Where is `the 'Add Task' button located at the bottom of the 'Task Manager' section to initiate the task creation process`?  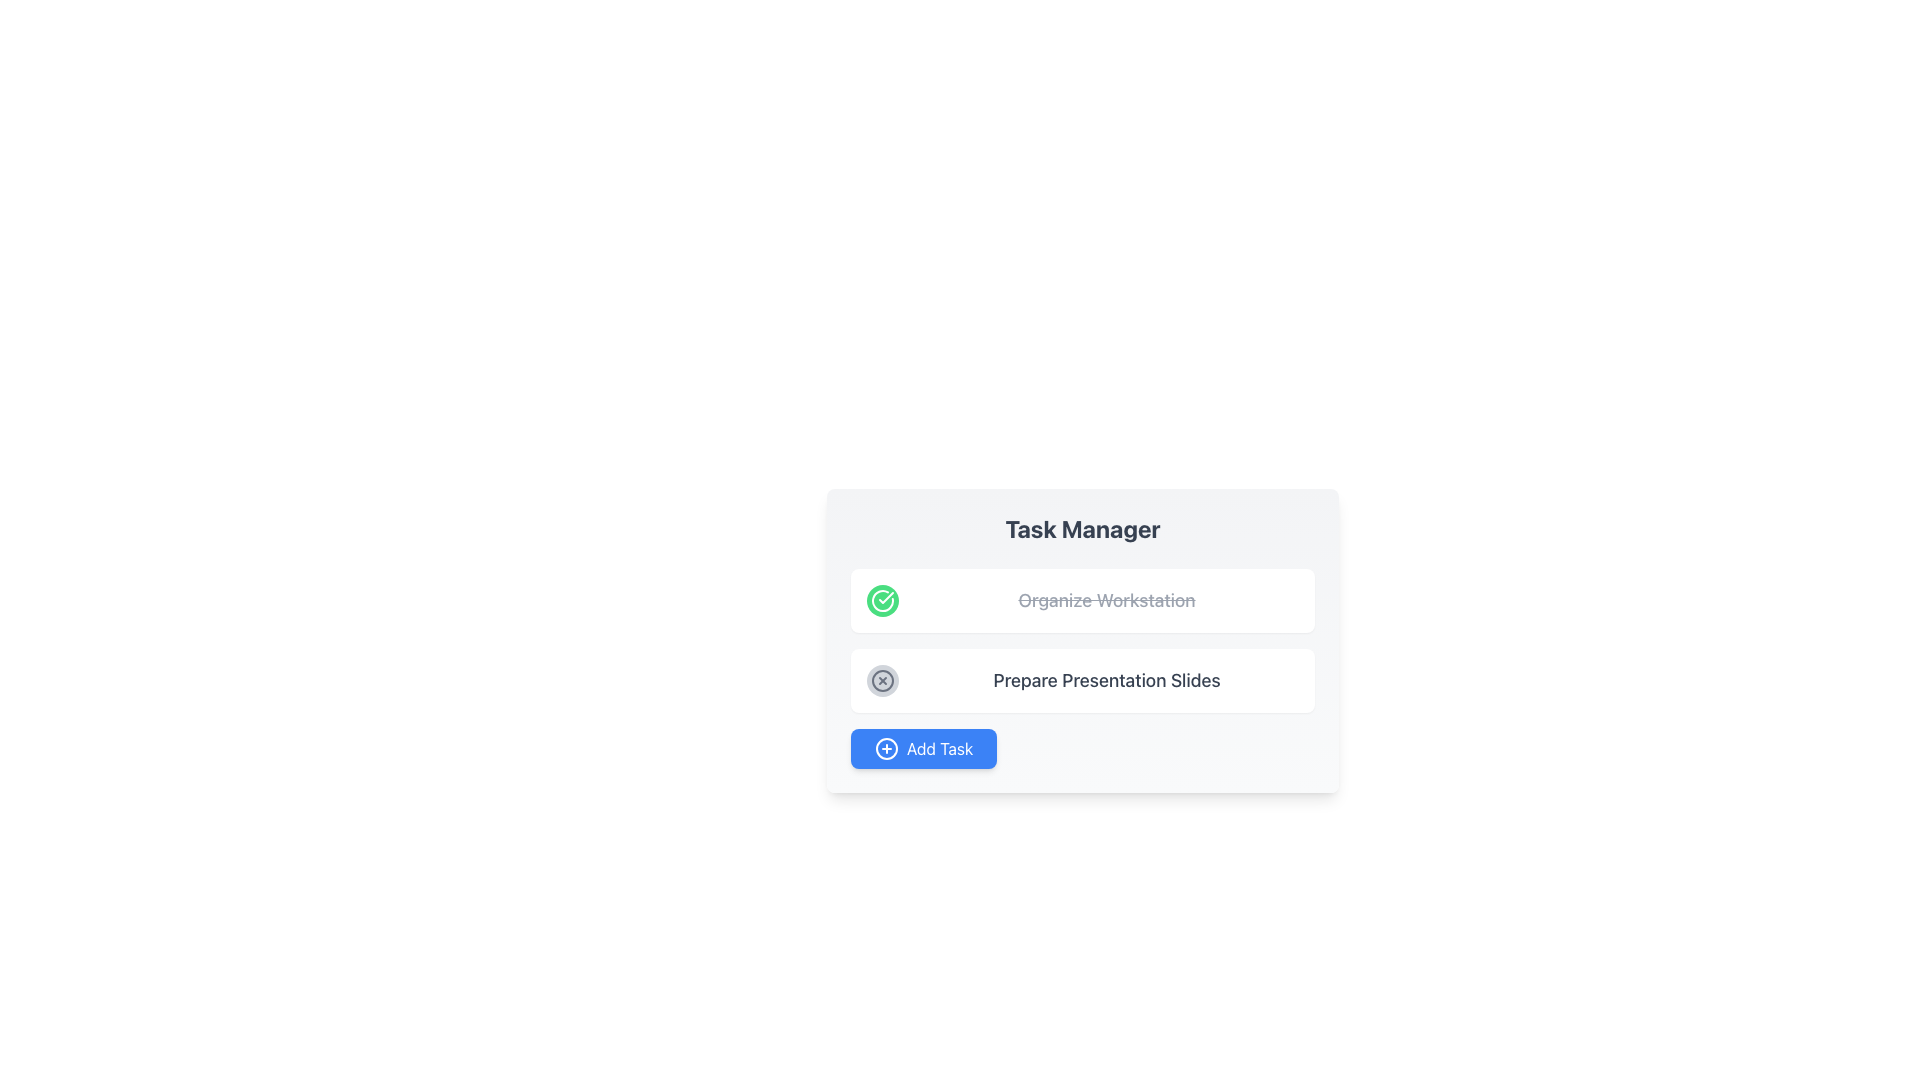
the 'Add Task' button located at the bottom of the 'Task Manager' section to initiate the task creation process is located at coordinates (923, 748).